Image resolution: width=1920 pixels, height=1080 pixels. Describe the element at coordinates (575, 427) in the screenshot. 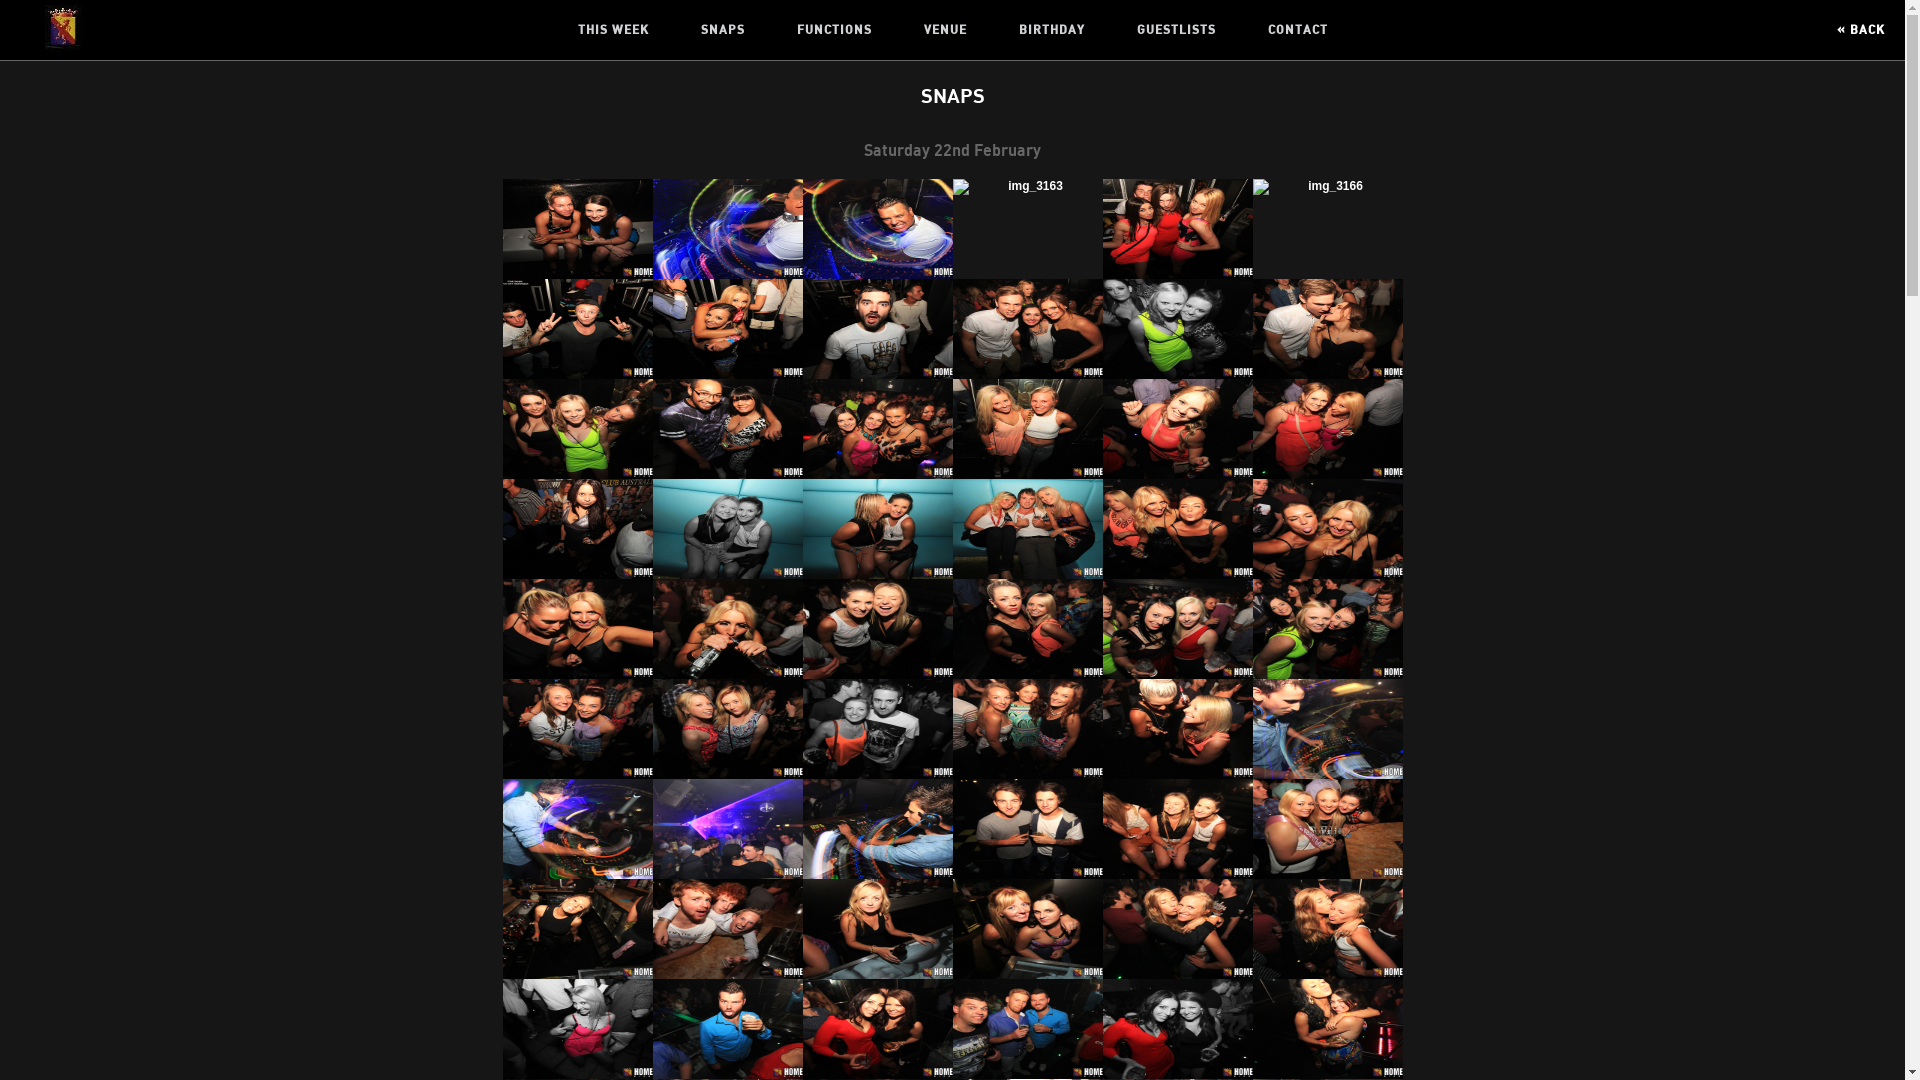

I see `' '` at that location.